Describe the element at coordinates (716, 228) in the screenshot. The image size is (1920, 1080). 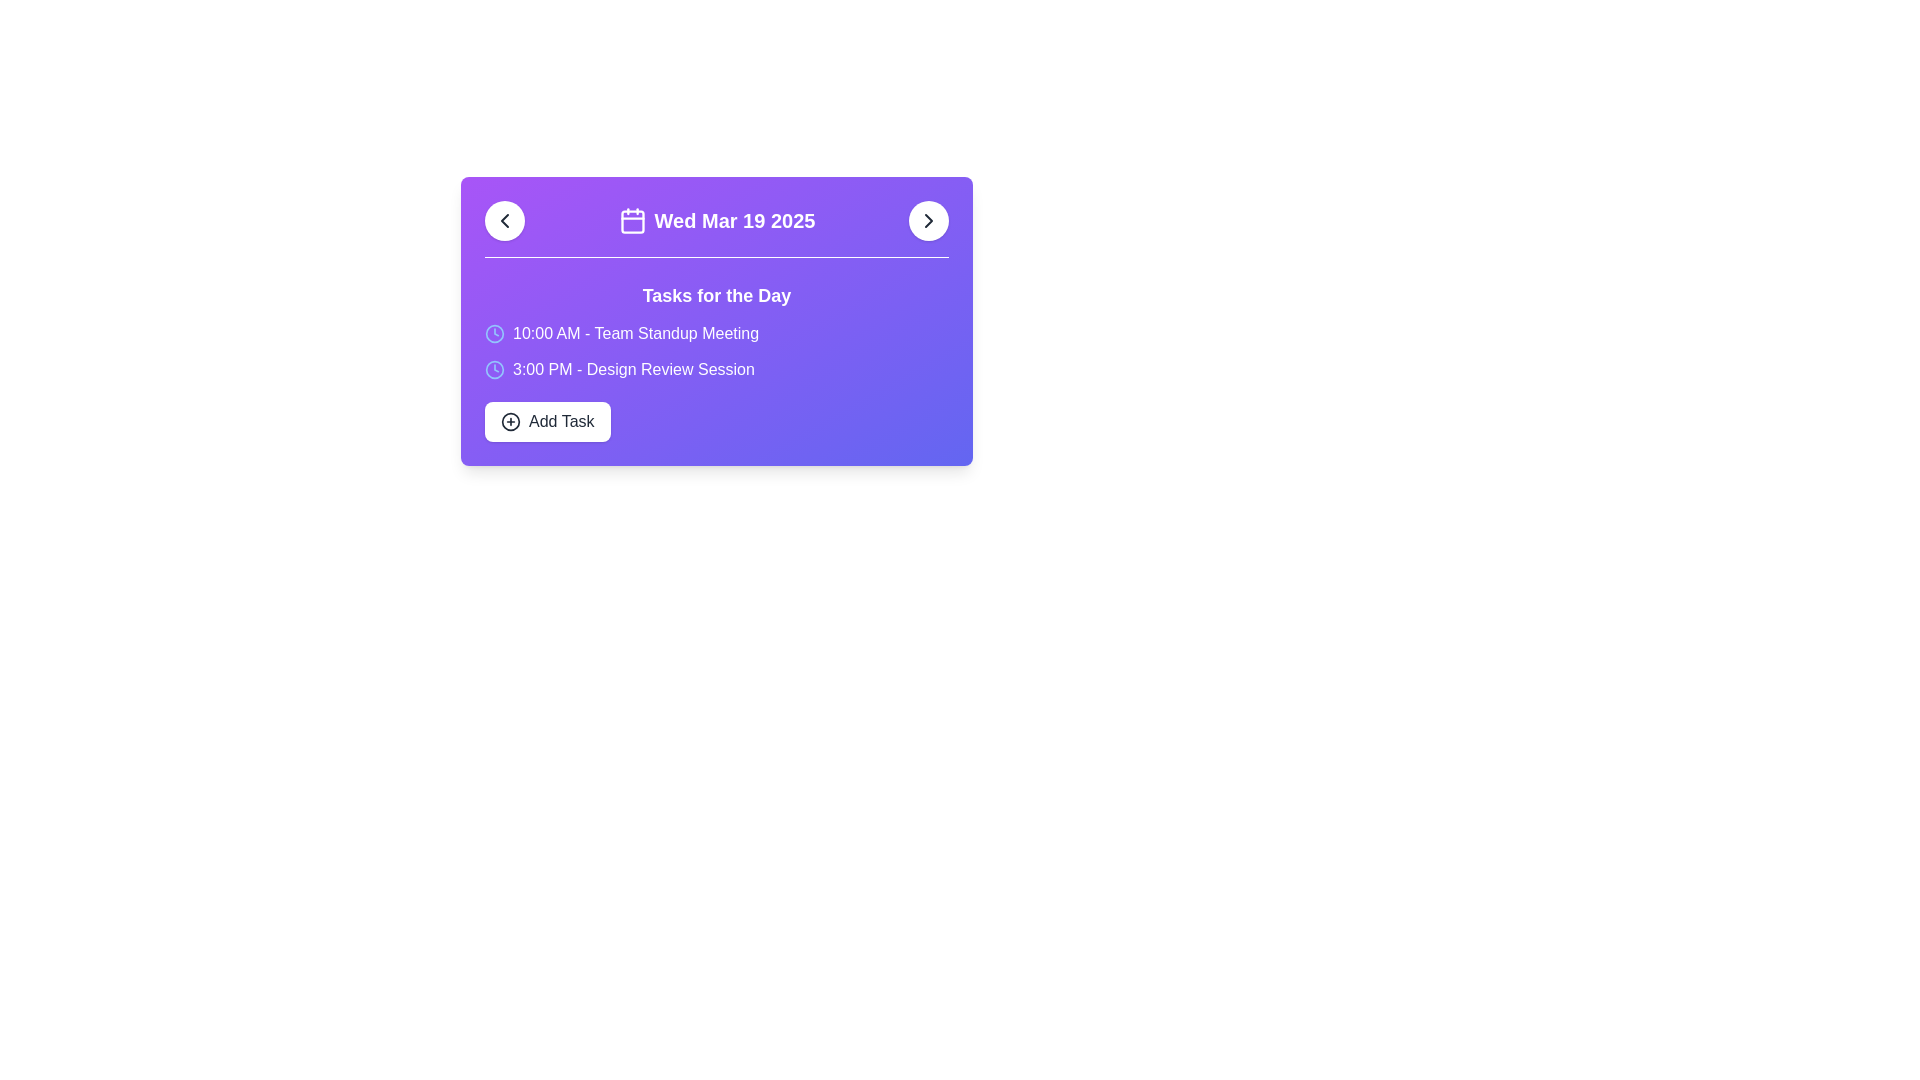
I see `the display text element showing 'Wed Mar 19 2025' with a calendar icon on a gradient purple background located at the top section of the card` at that location.